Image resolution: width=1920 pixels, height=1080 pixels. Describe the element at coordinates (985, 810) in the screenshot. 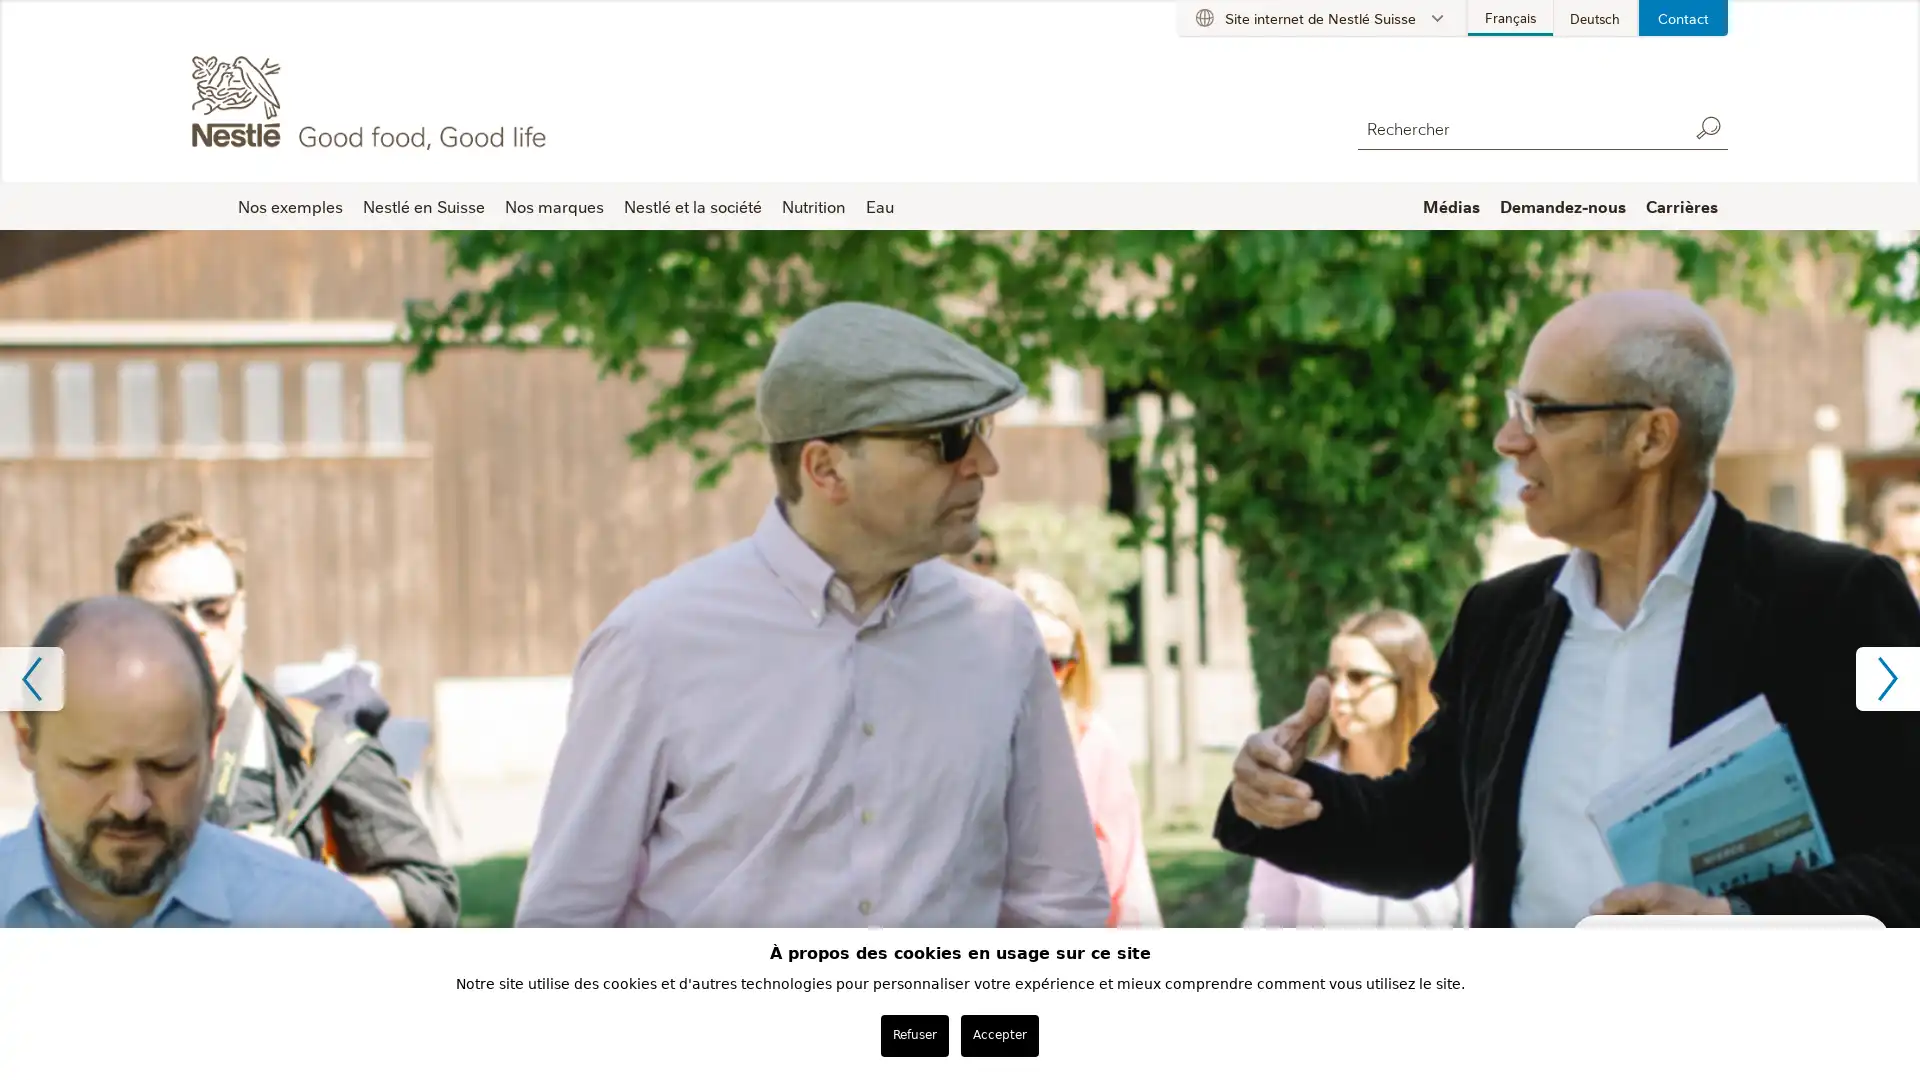

I see `4 of 5` at that location.